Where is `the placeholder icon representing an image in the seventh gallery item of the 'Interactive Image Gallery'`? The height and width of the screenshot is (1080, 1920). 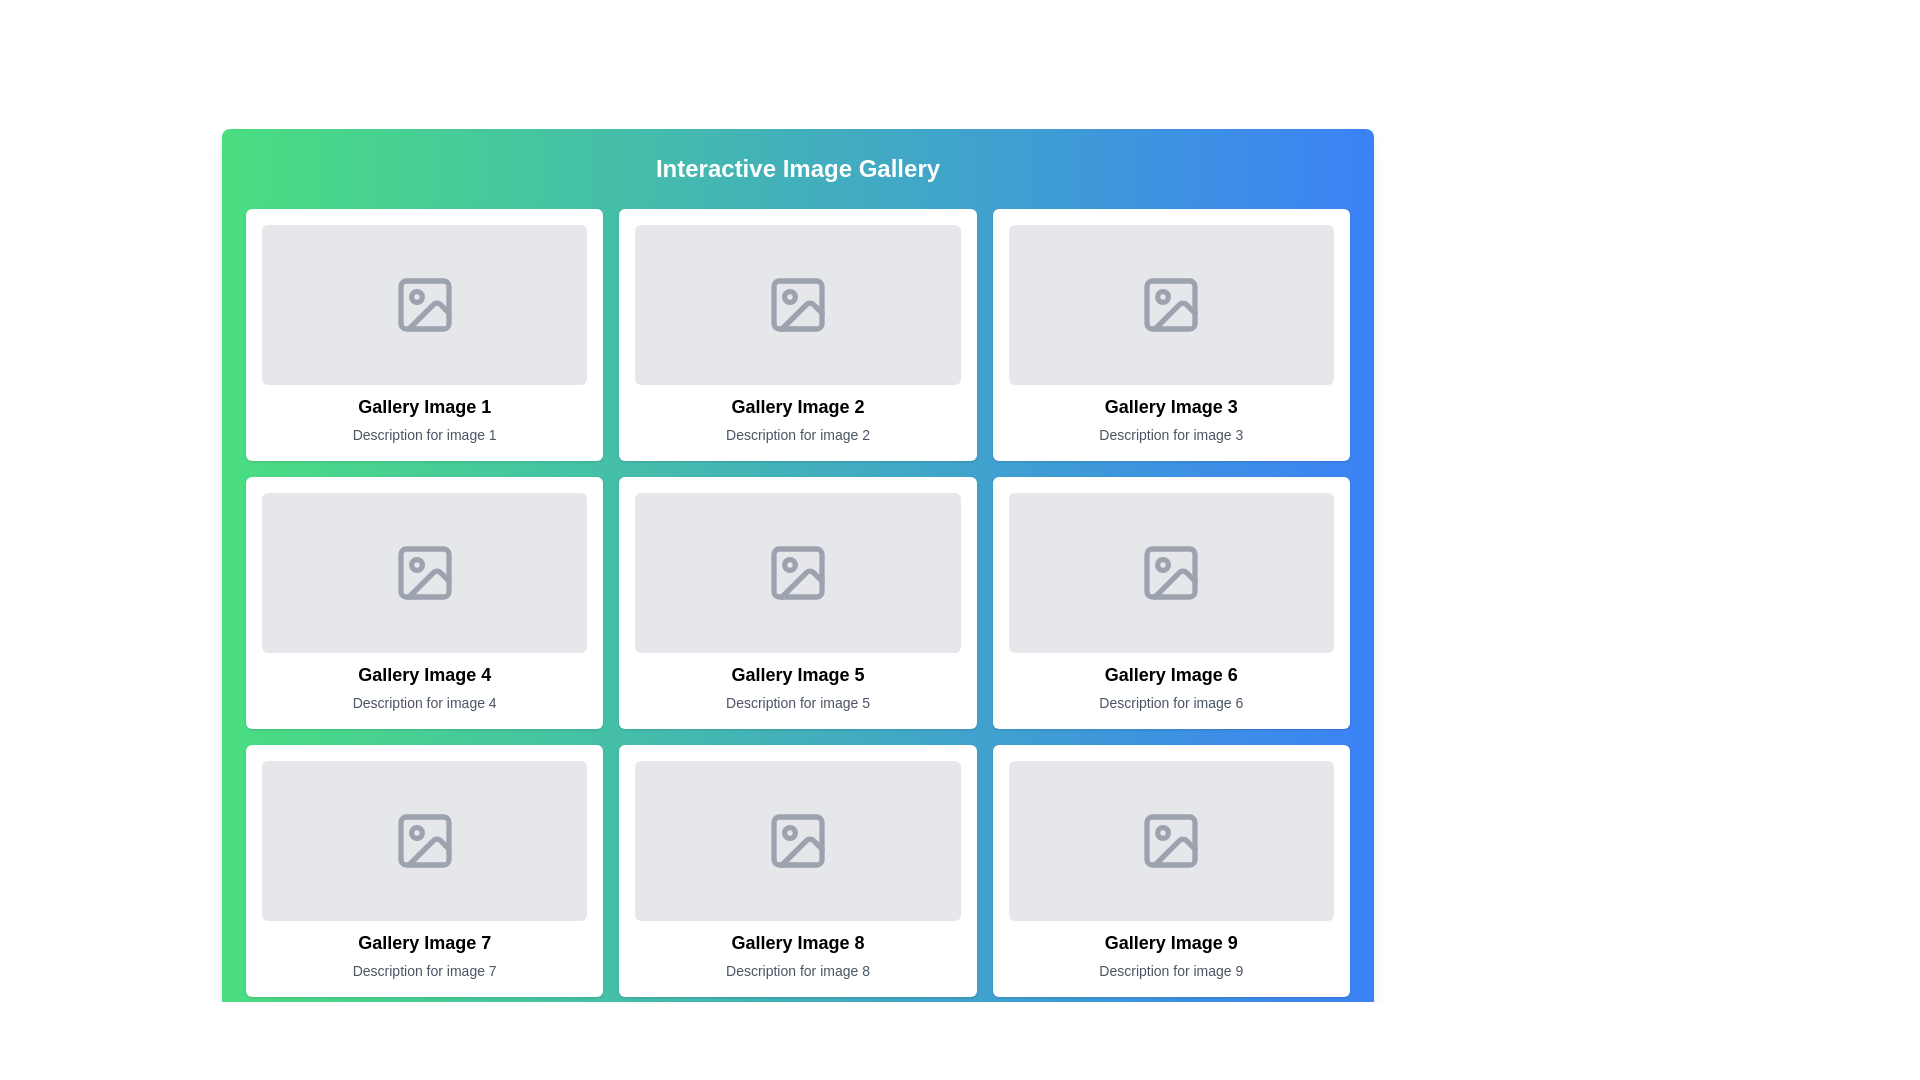
the placeholder icon representing an image in the seventh gallery item of the 'Interactive Image Gallery' is located at coordinates (423, 840).